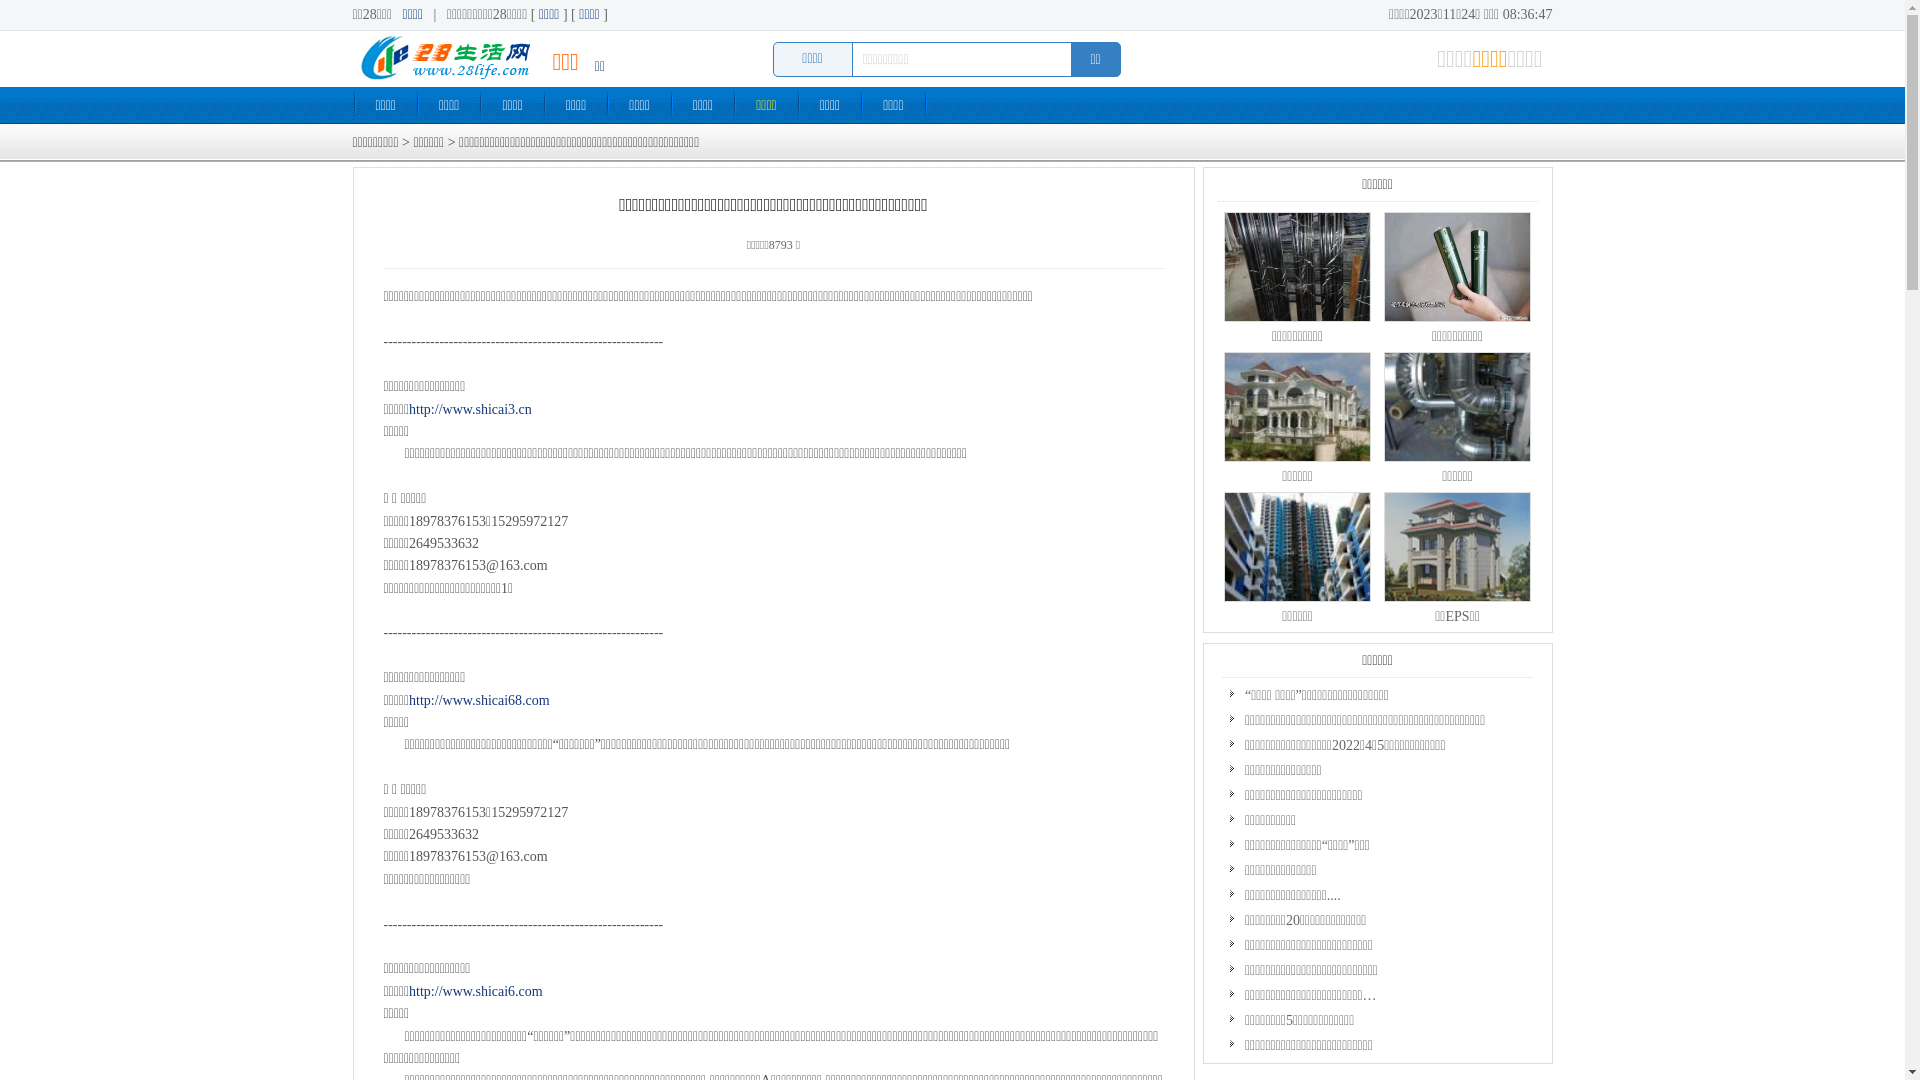  I want to click on 'http://www.shicai6.com', so click(407, 991).